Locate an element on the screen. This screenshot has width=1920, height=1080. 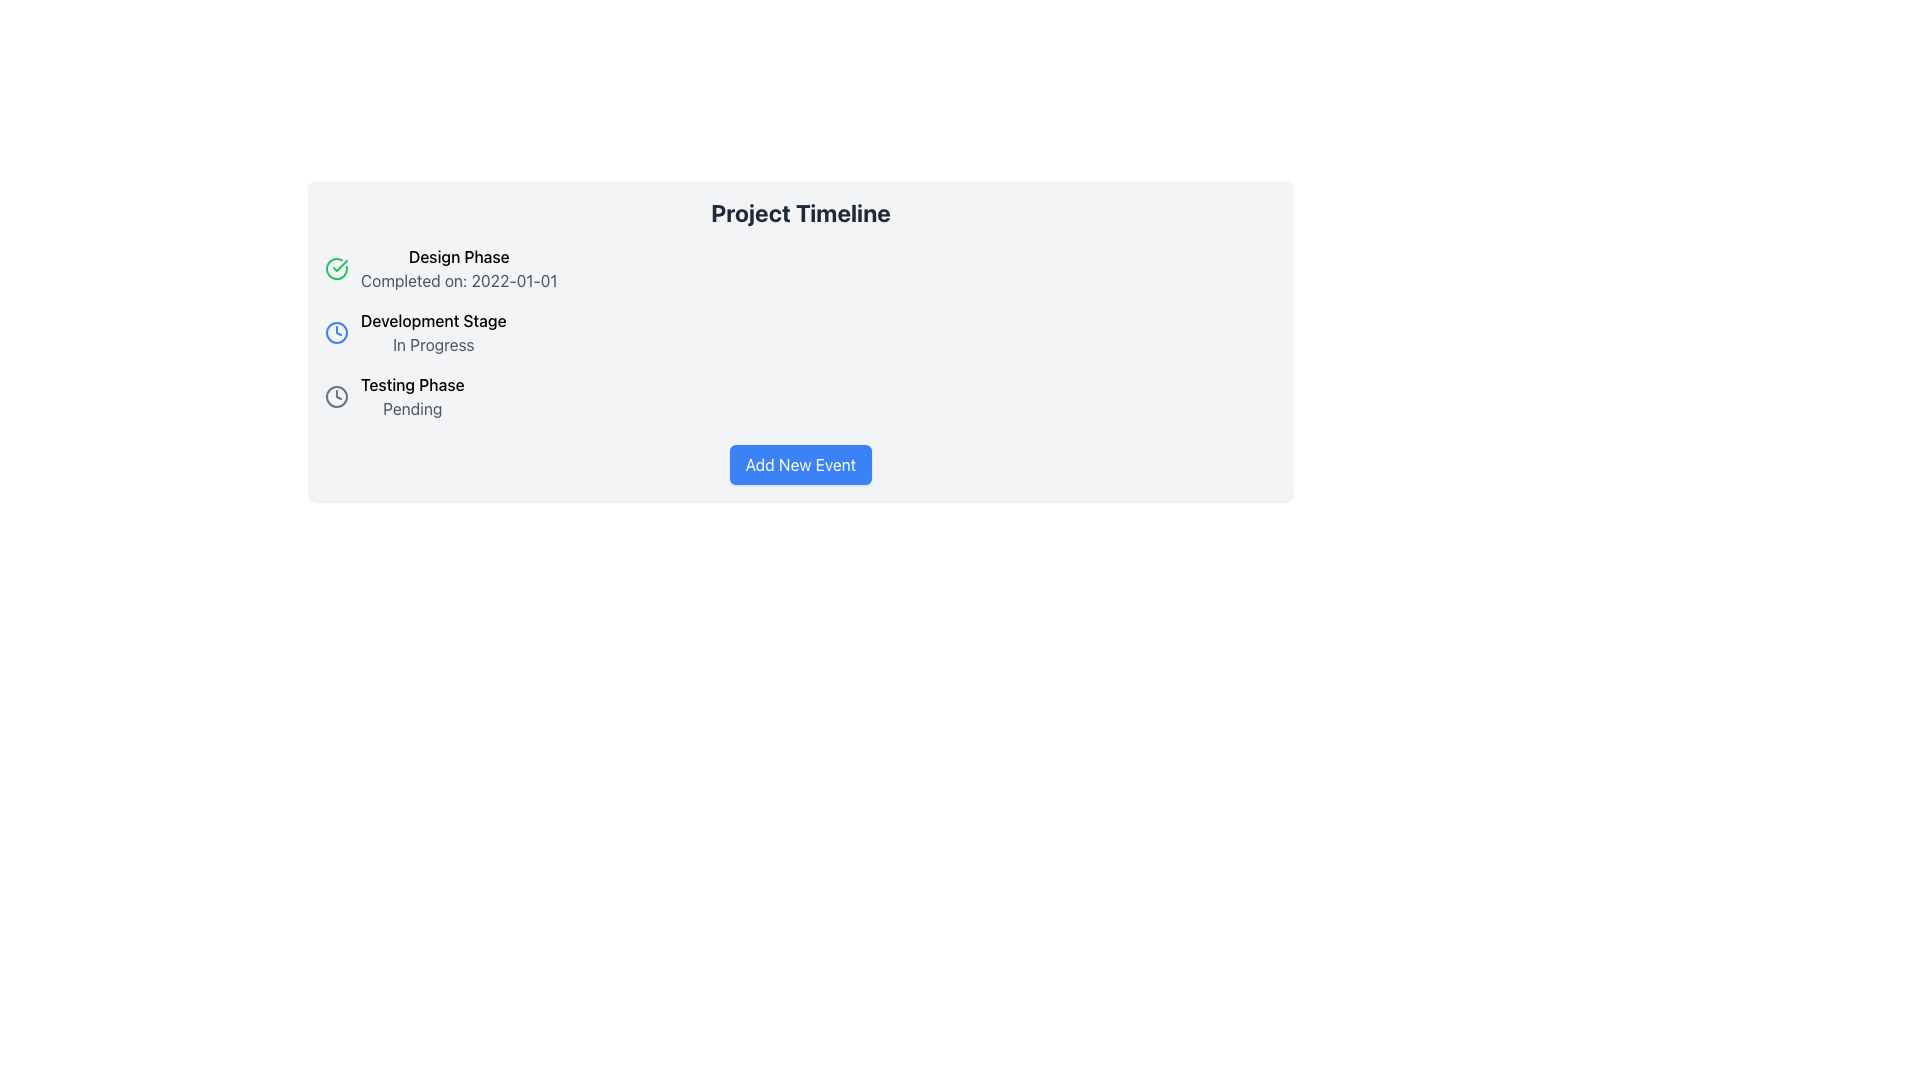
the green circle with a check mark icon to acknowledge the completion of the 'Design Phase' task is located at coordinates (336, 268).